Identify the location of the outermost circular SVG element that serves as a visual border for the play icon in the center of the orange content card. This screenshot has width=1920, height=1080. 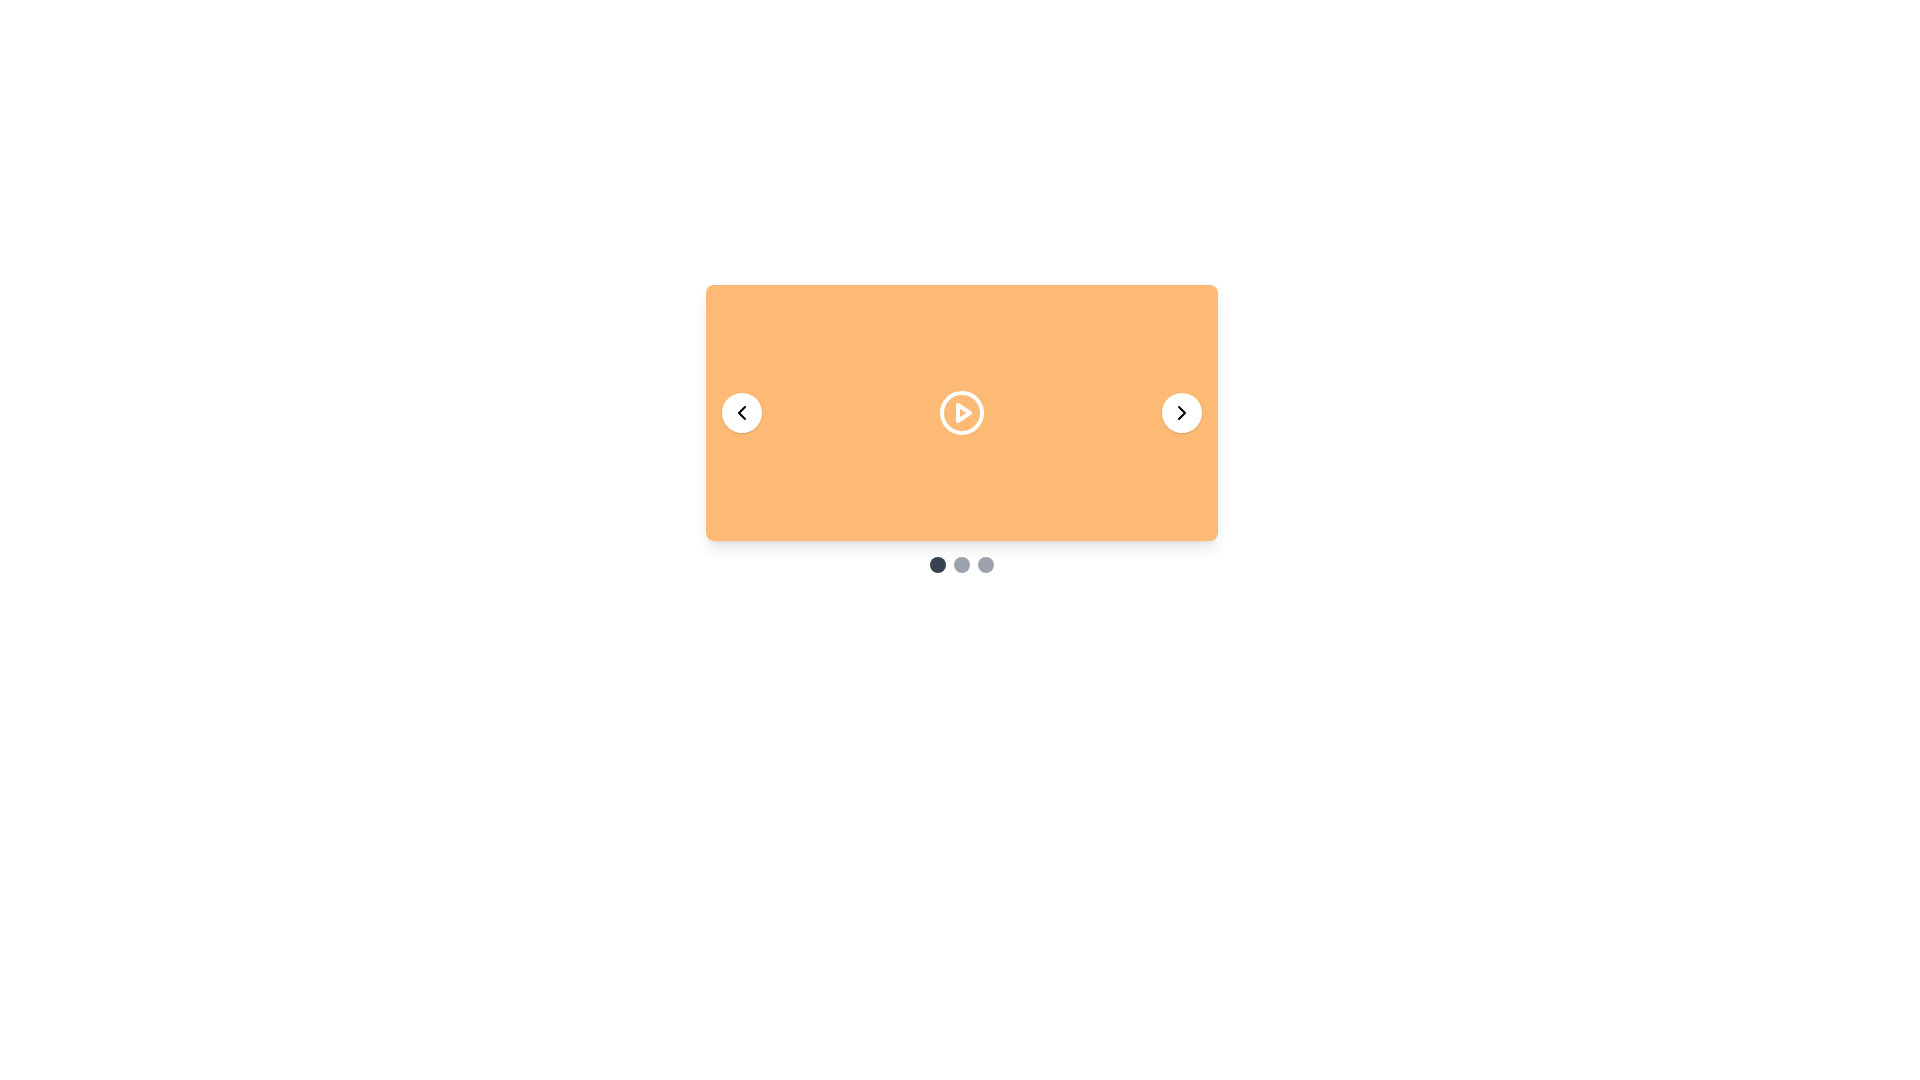
(961, 411).